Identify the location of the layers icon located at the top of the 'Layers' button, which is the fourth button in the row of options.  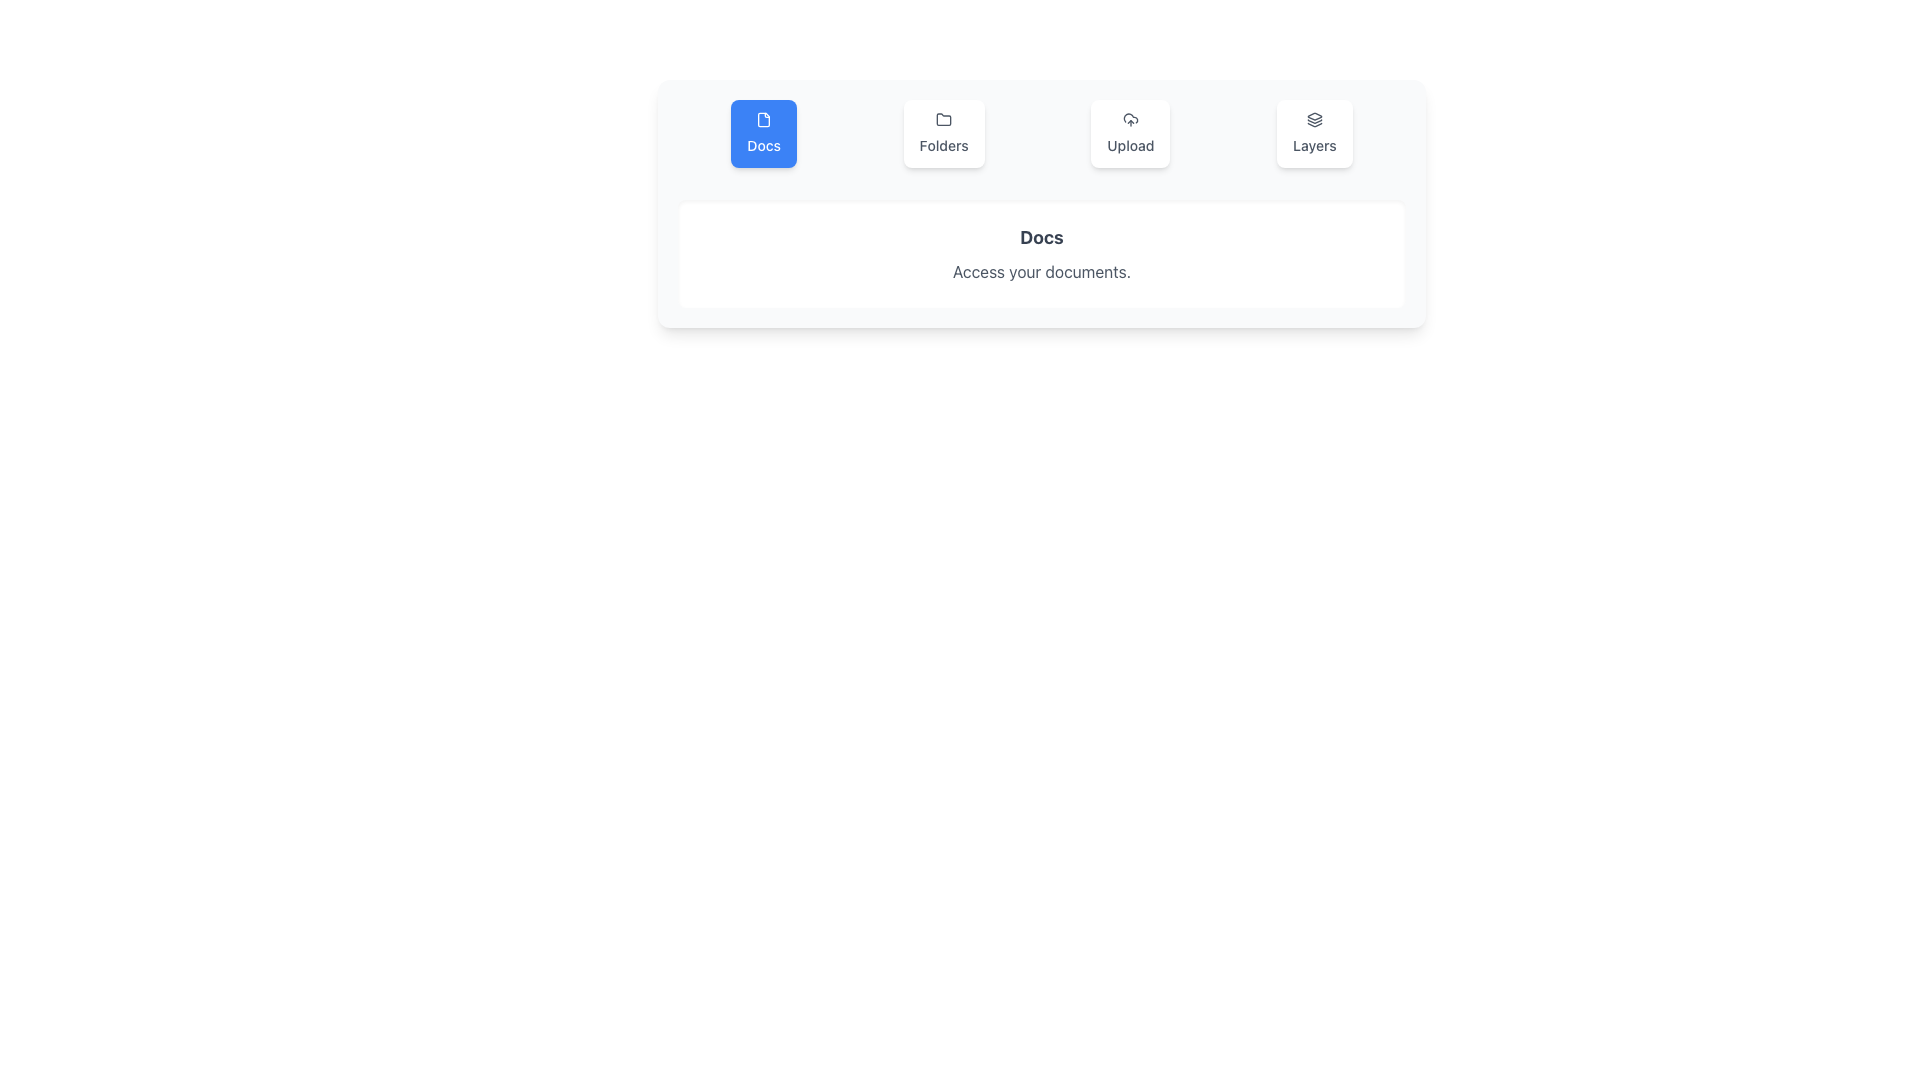
(1314, 119).